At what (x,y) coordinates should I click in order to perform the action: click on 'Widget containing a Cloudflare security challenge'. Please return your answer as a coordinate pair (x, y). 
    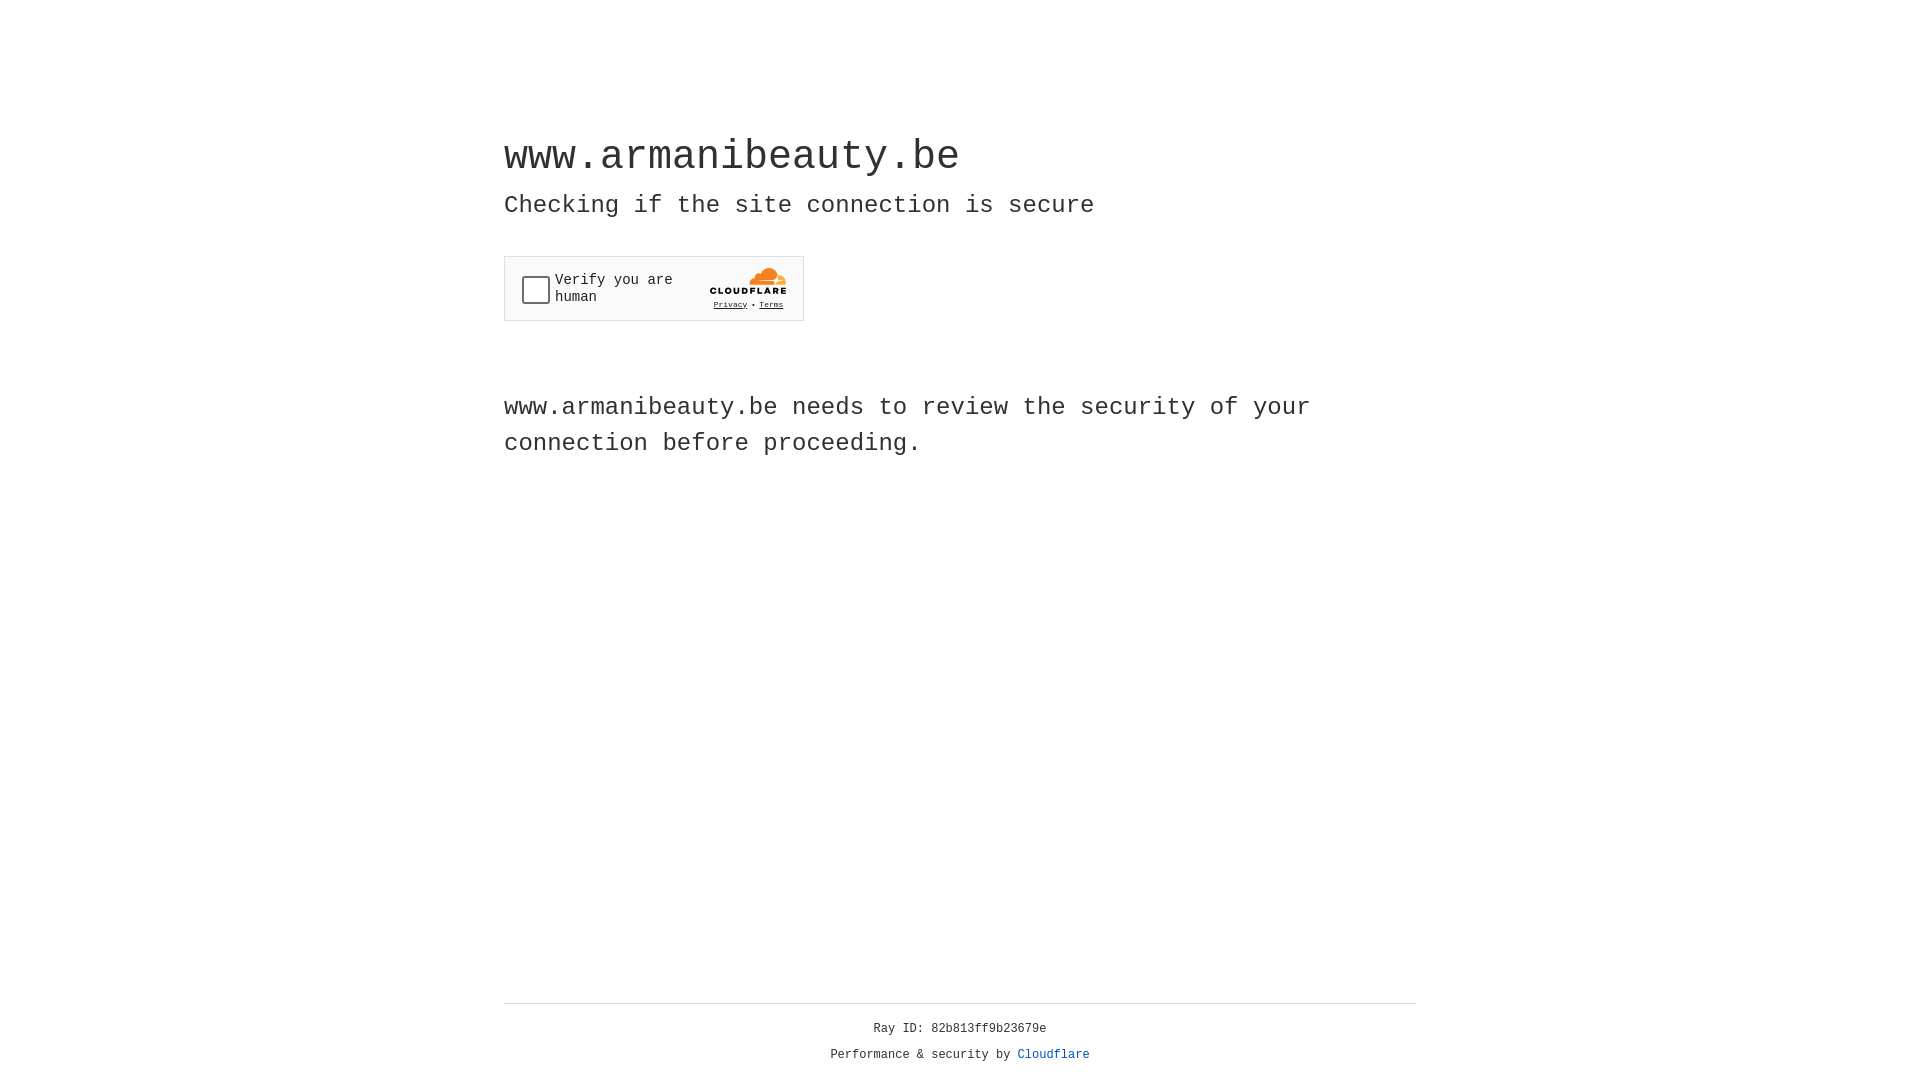
    Looking at the image, I should click on (653, 288).